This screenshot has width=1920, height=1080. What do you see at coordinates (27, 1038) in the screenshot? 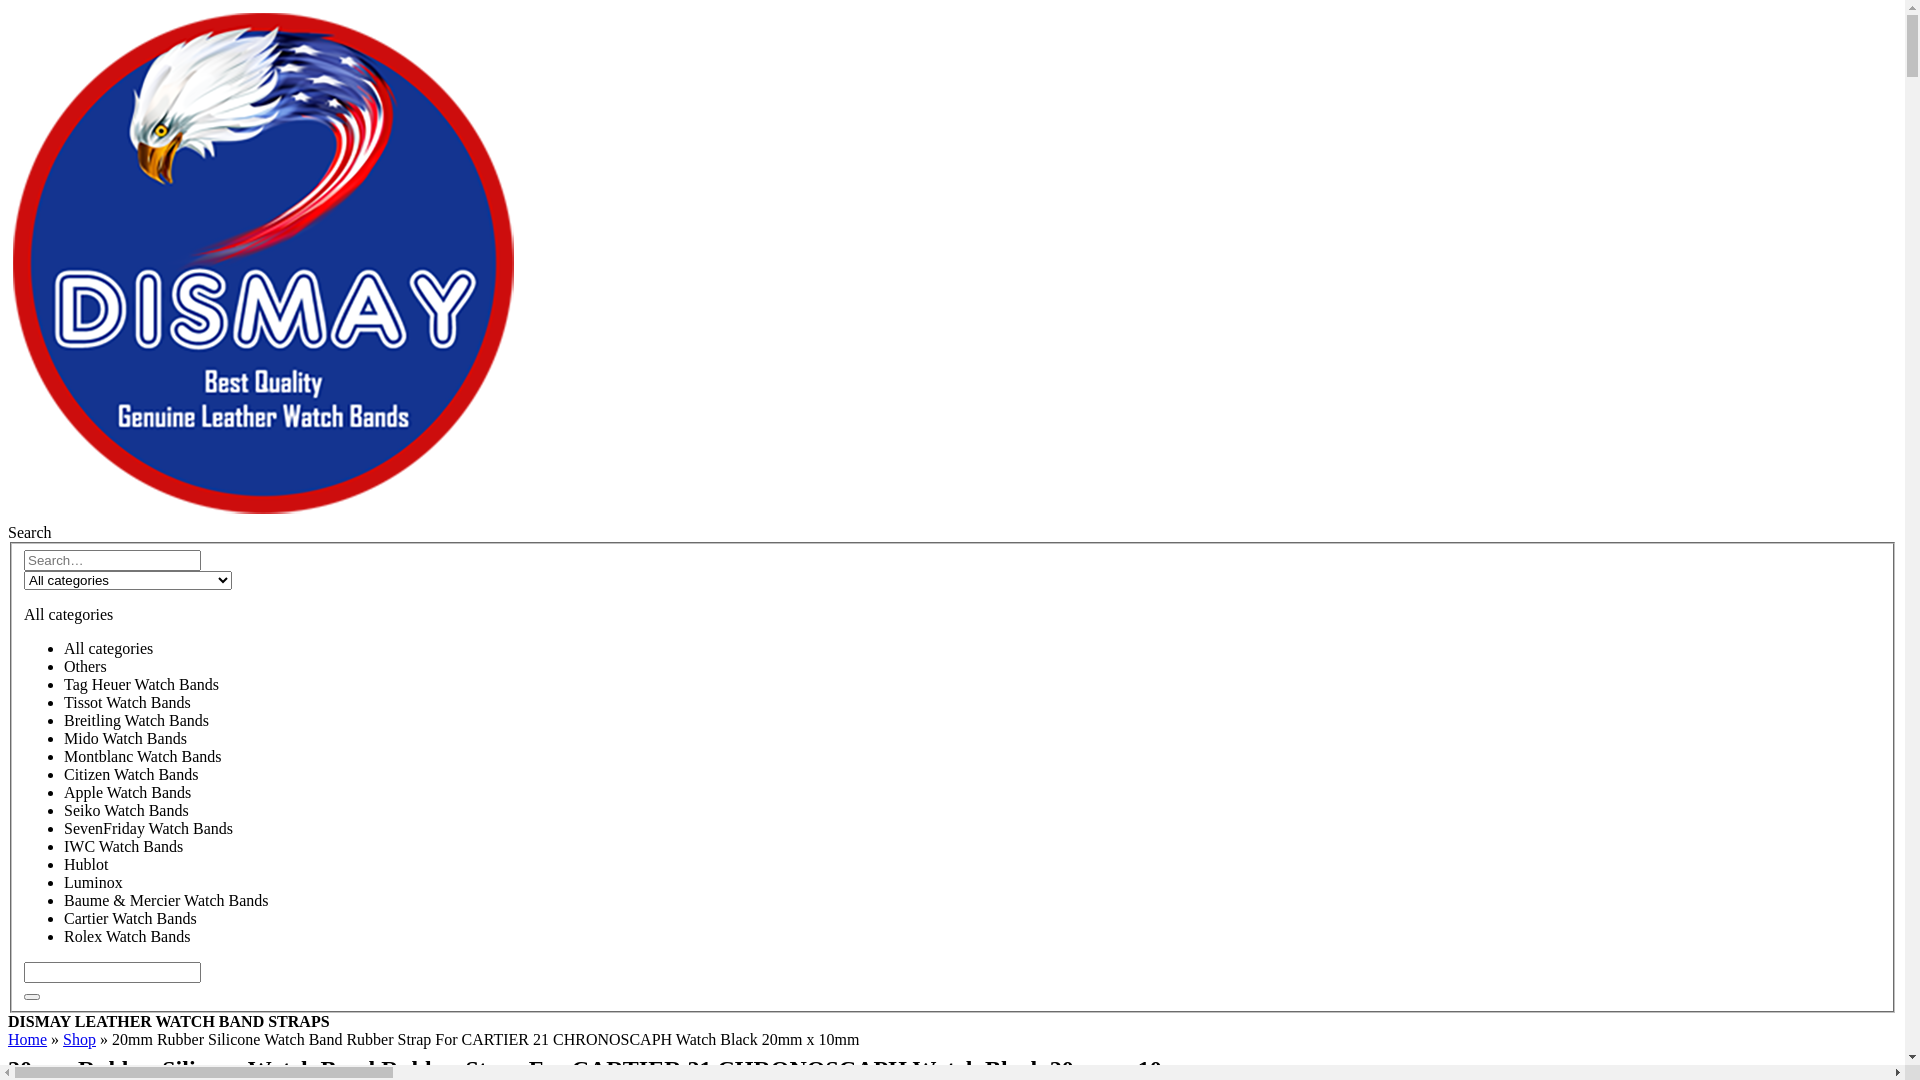
I see `'Home'` at bounding box center [27, 1038].